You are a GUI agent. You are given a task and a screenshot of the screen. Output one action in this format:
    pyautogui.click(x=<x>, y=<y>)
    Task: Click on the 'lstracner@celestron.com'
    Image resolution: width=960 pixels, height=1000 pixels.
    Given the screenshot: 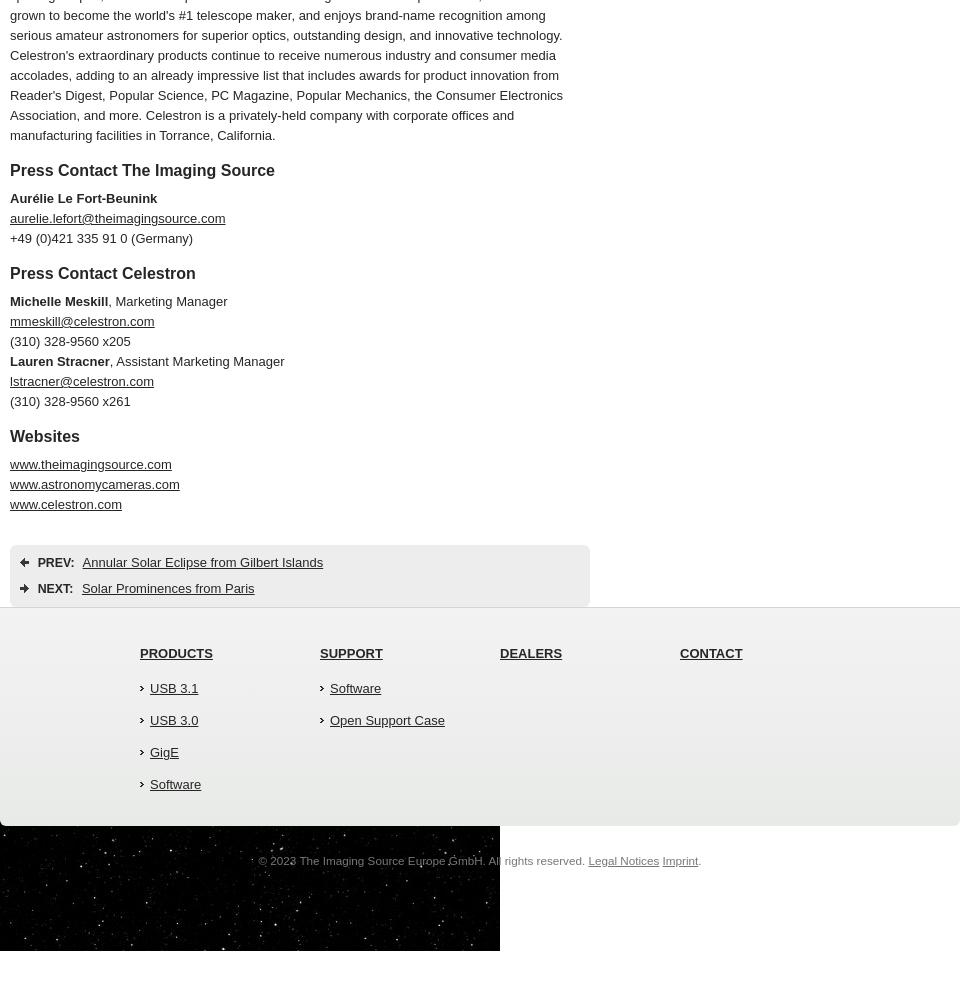 What is the action you would take?
    pyautogui.click(x=81, y=381)
    